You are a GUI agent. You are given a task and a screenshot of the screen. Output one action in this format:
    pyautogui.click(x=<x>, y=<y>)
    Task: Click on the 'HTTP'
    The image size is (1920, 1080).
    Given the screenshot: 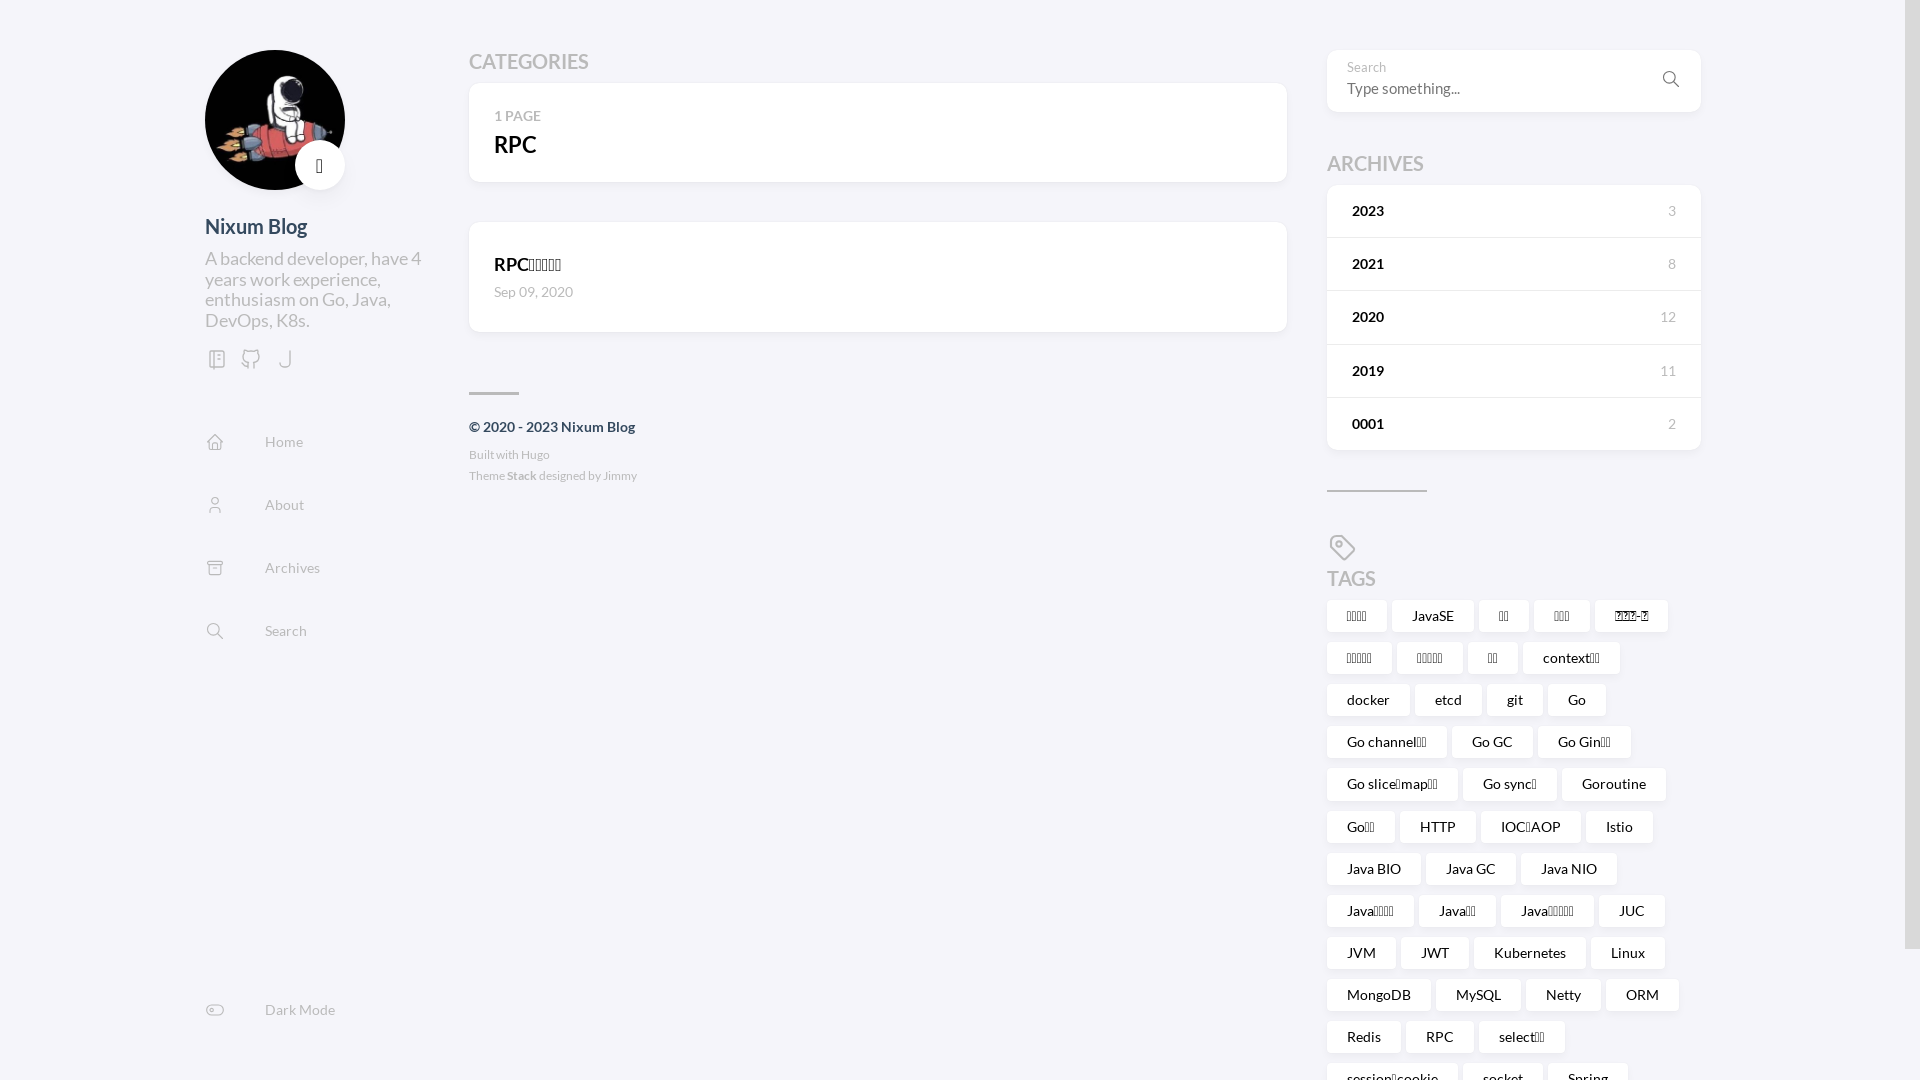 What is the action you would take?
    pyautogui.click(x=1437, y=826)
    